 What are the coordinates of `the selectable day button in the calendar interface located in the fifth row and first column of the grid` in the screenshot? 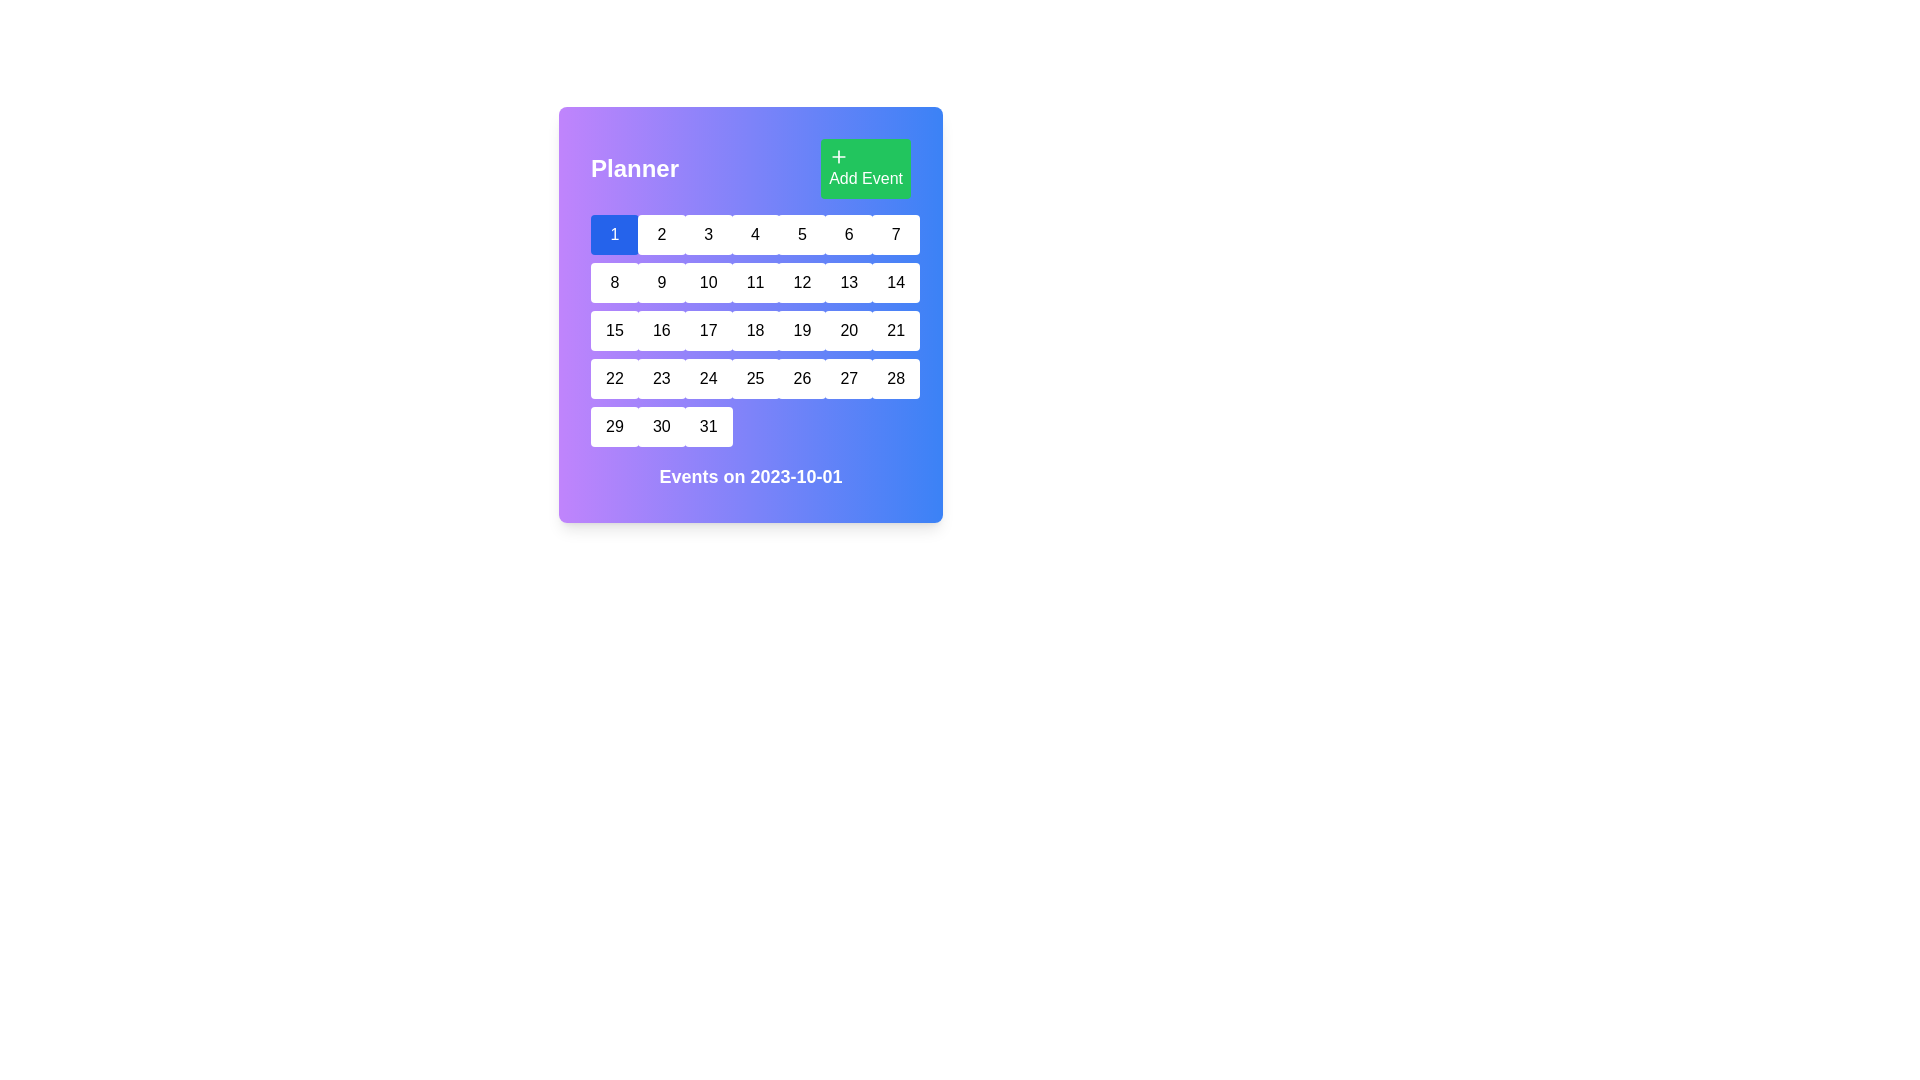 It's located at (613, 378).